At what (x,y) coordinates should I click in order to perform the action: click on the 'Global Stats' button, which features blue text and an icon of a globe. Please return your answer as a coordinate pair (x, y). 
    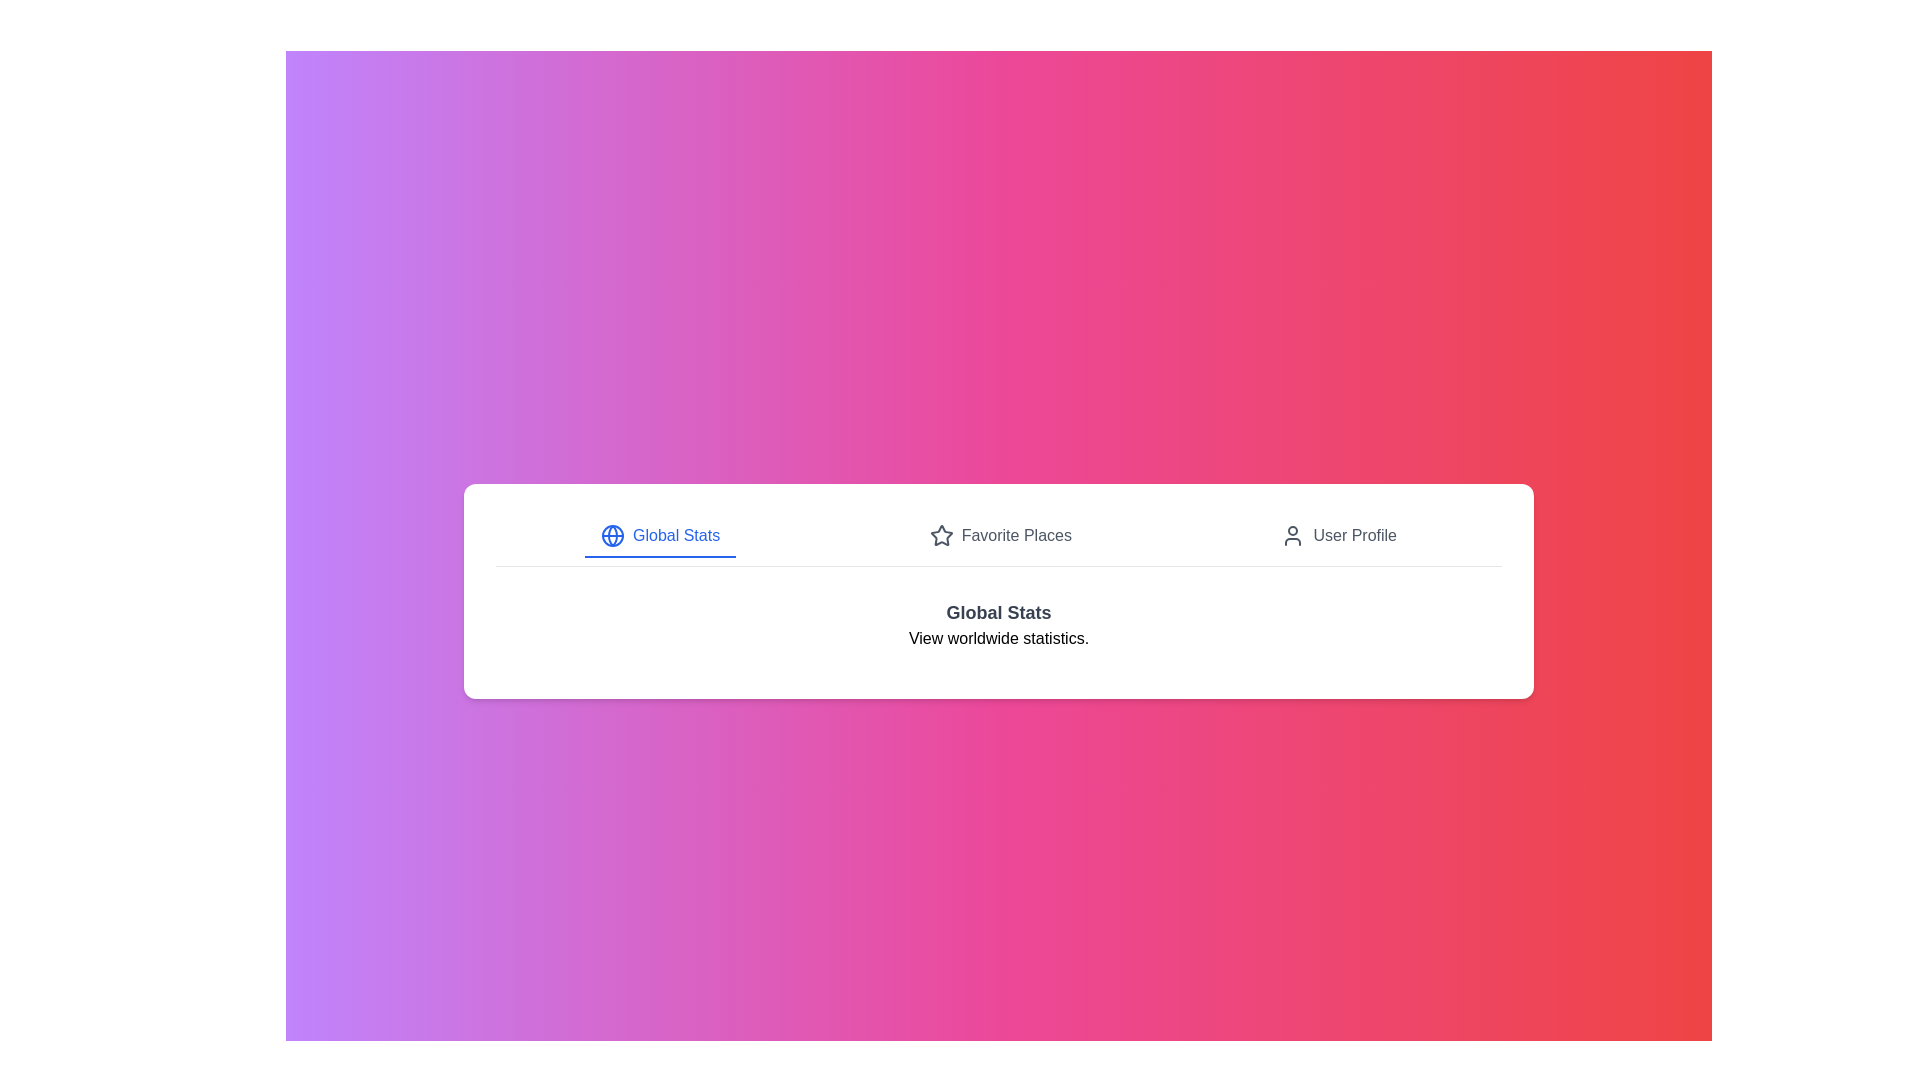
    Looking at the image, I should click on (660, 535).